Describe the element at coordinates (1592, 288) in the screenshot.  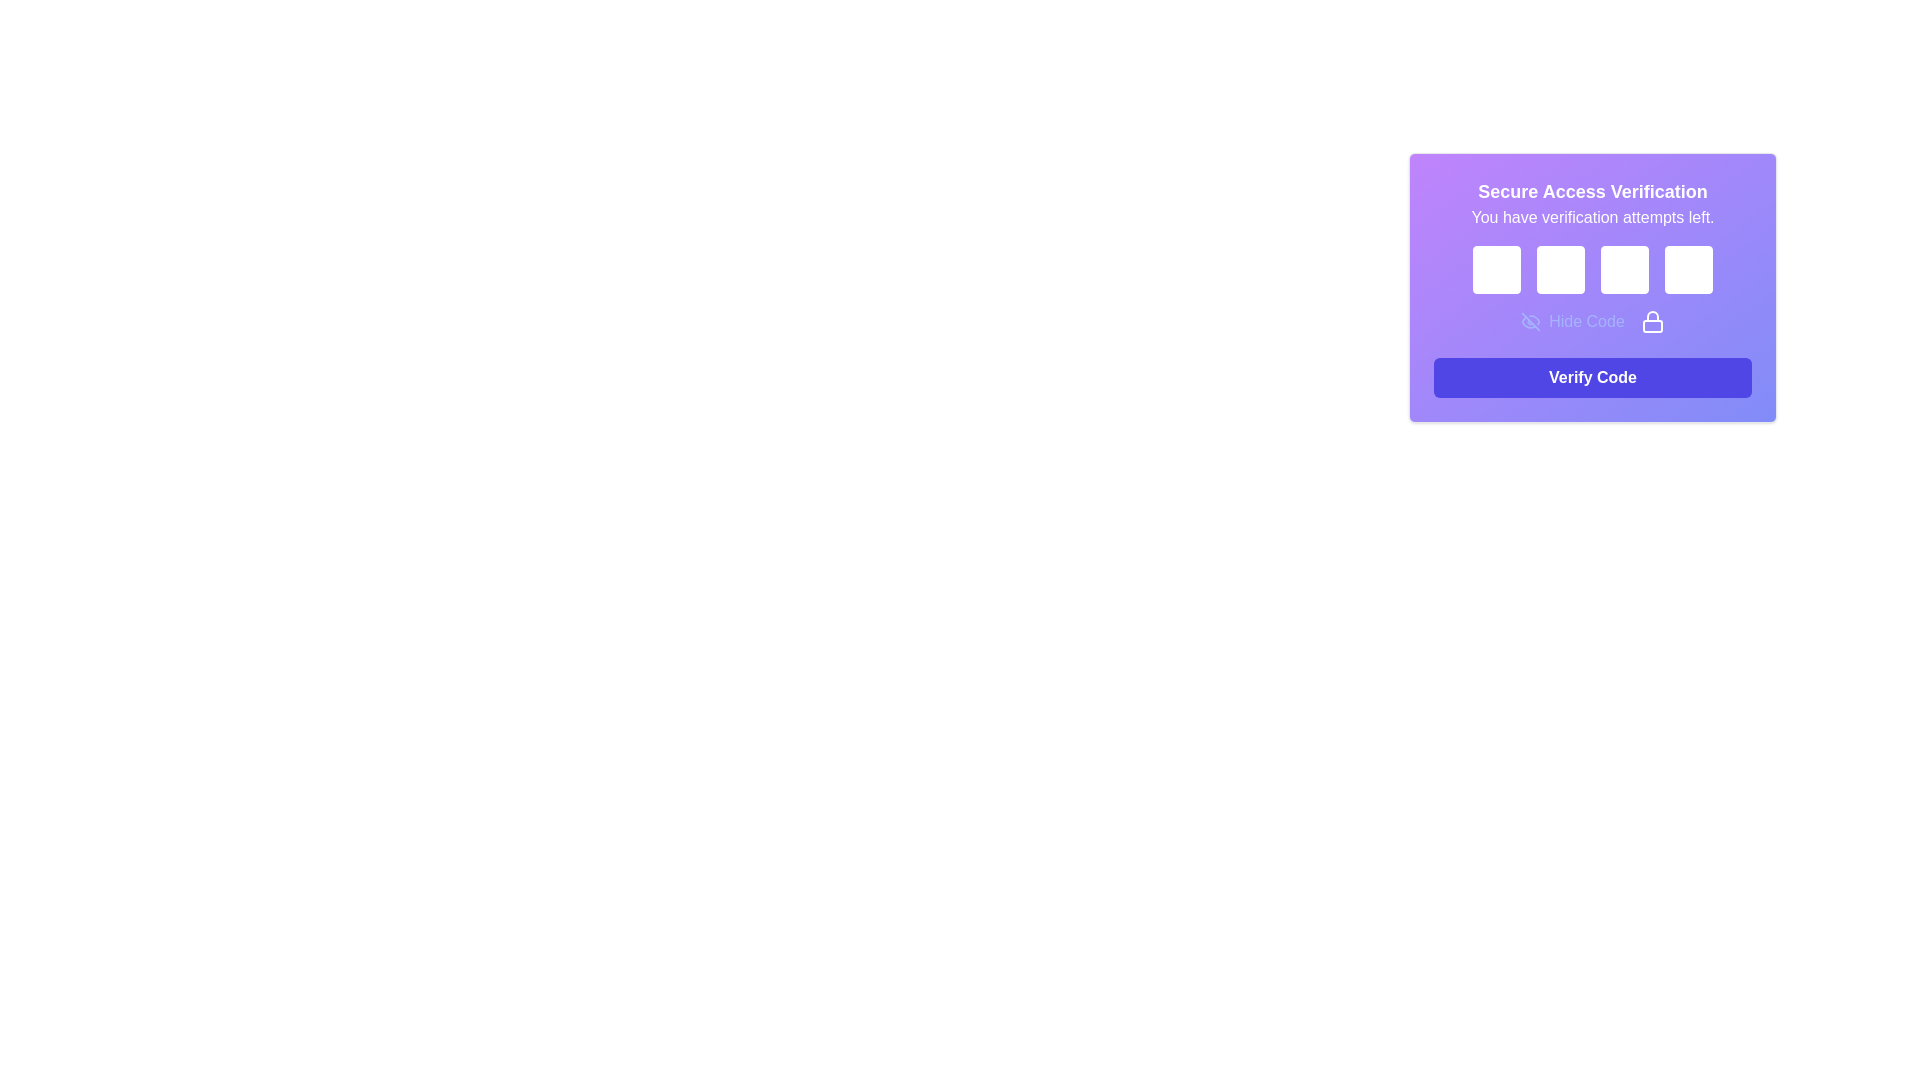
I see `the third text input field, which has a square shape with rounded corners, a white background, and black text, to focus for typing` at that location.